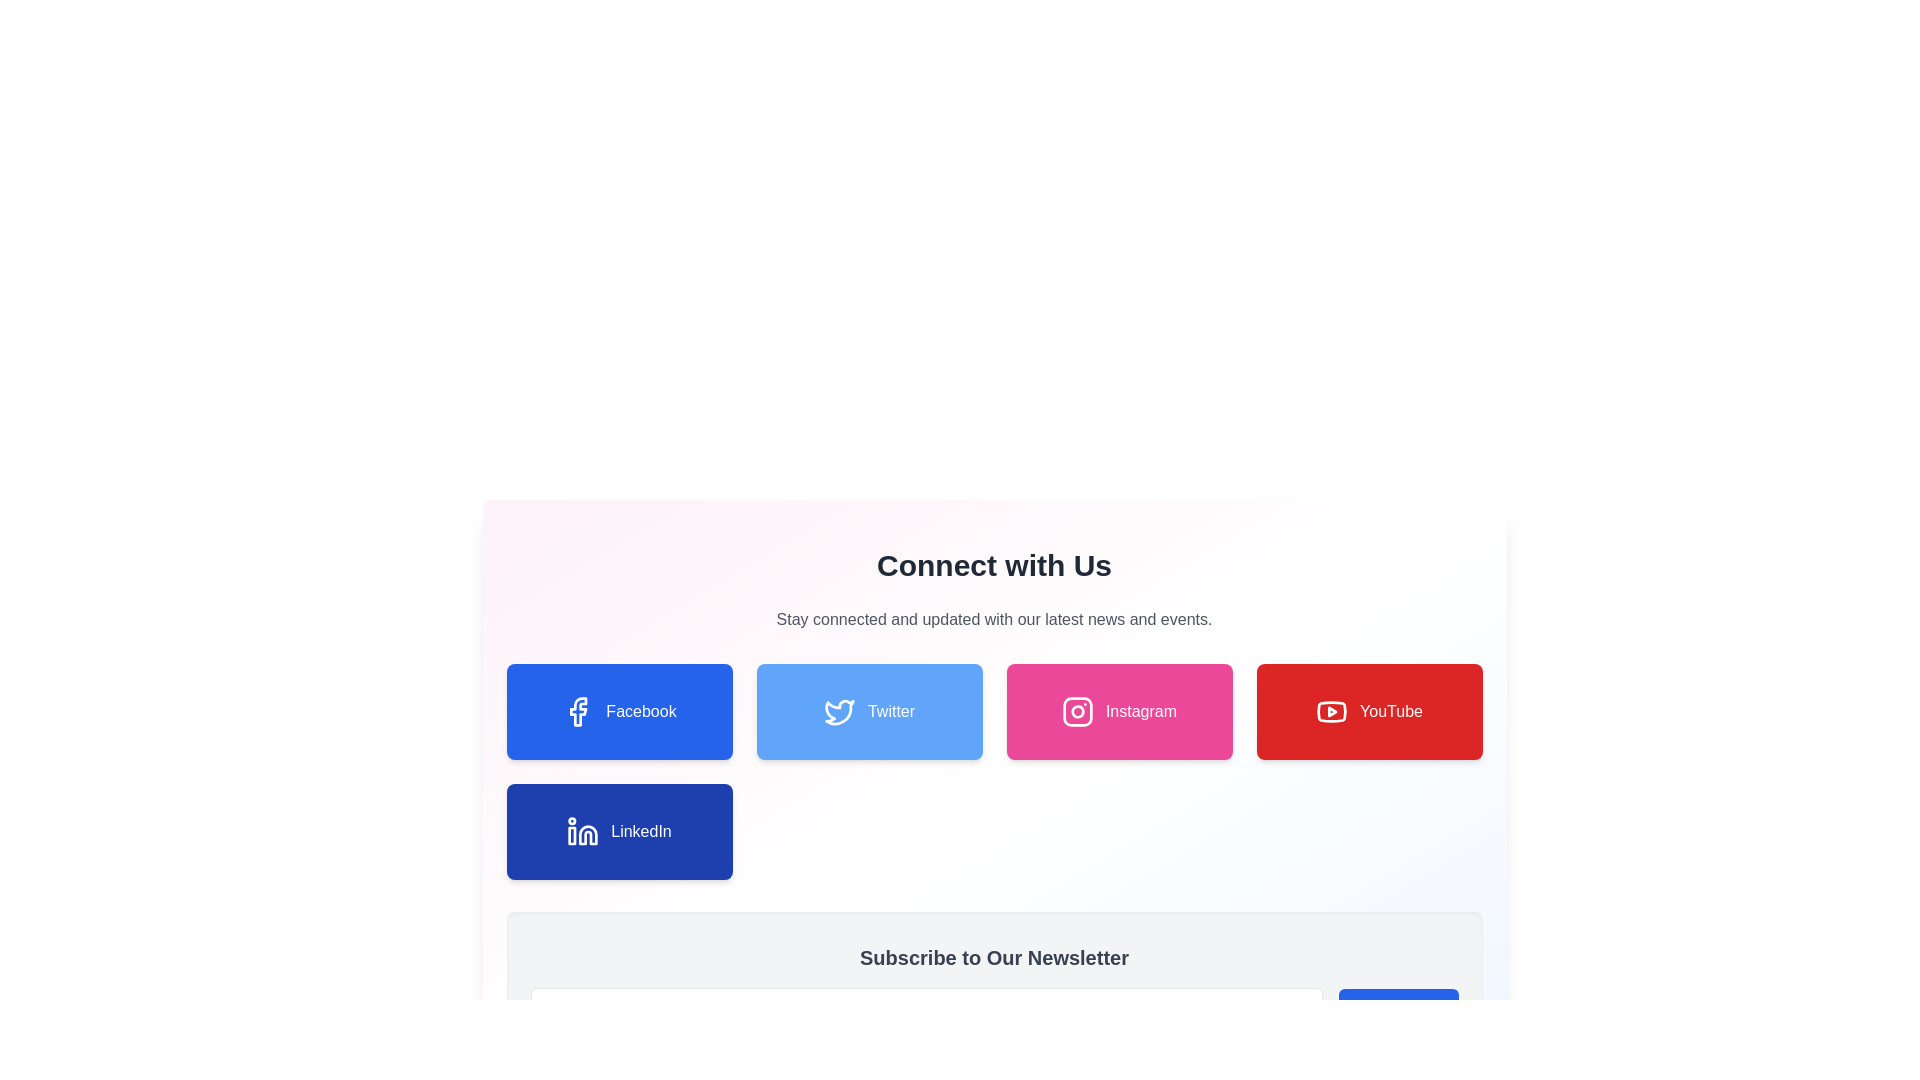 The width and height of the screenshot is (1920, 1080). I want to click on the Facebook icon located within the blue rectangular button labeled 'Facebook', so click(577, 711).